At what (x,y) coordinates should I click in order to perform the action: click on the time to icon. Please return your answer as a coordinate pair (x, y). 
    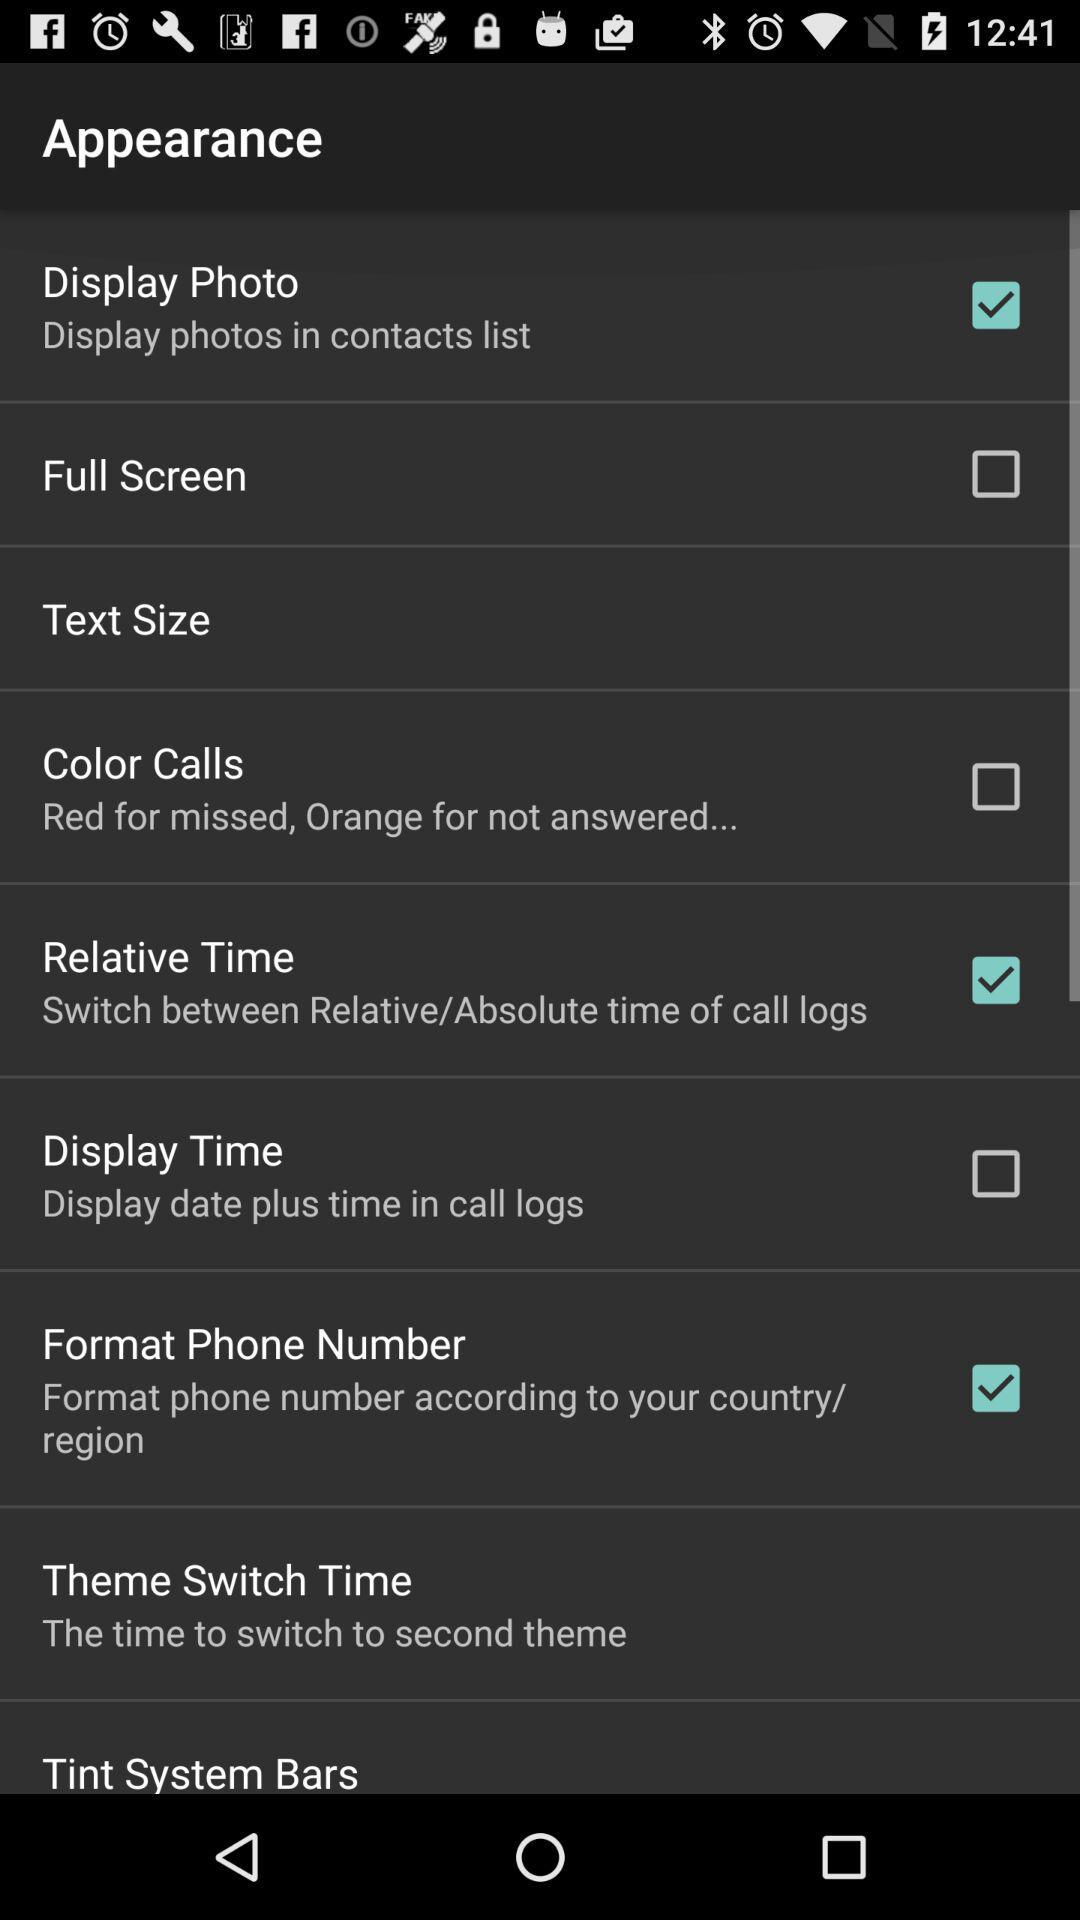
    Looking at the image, I should click on (333, 1631).